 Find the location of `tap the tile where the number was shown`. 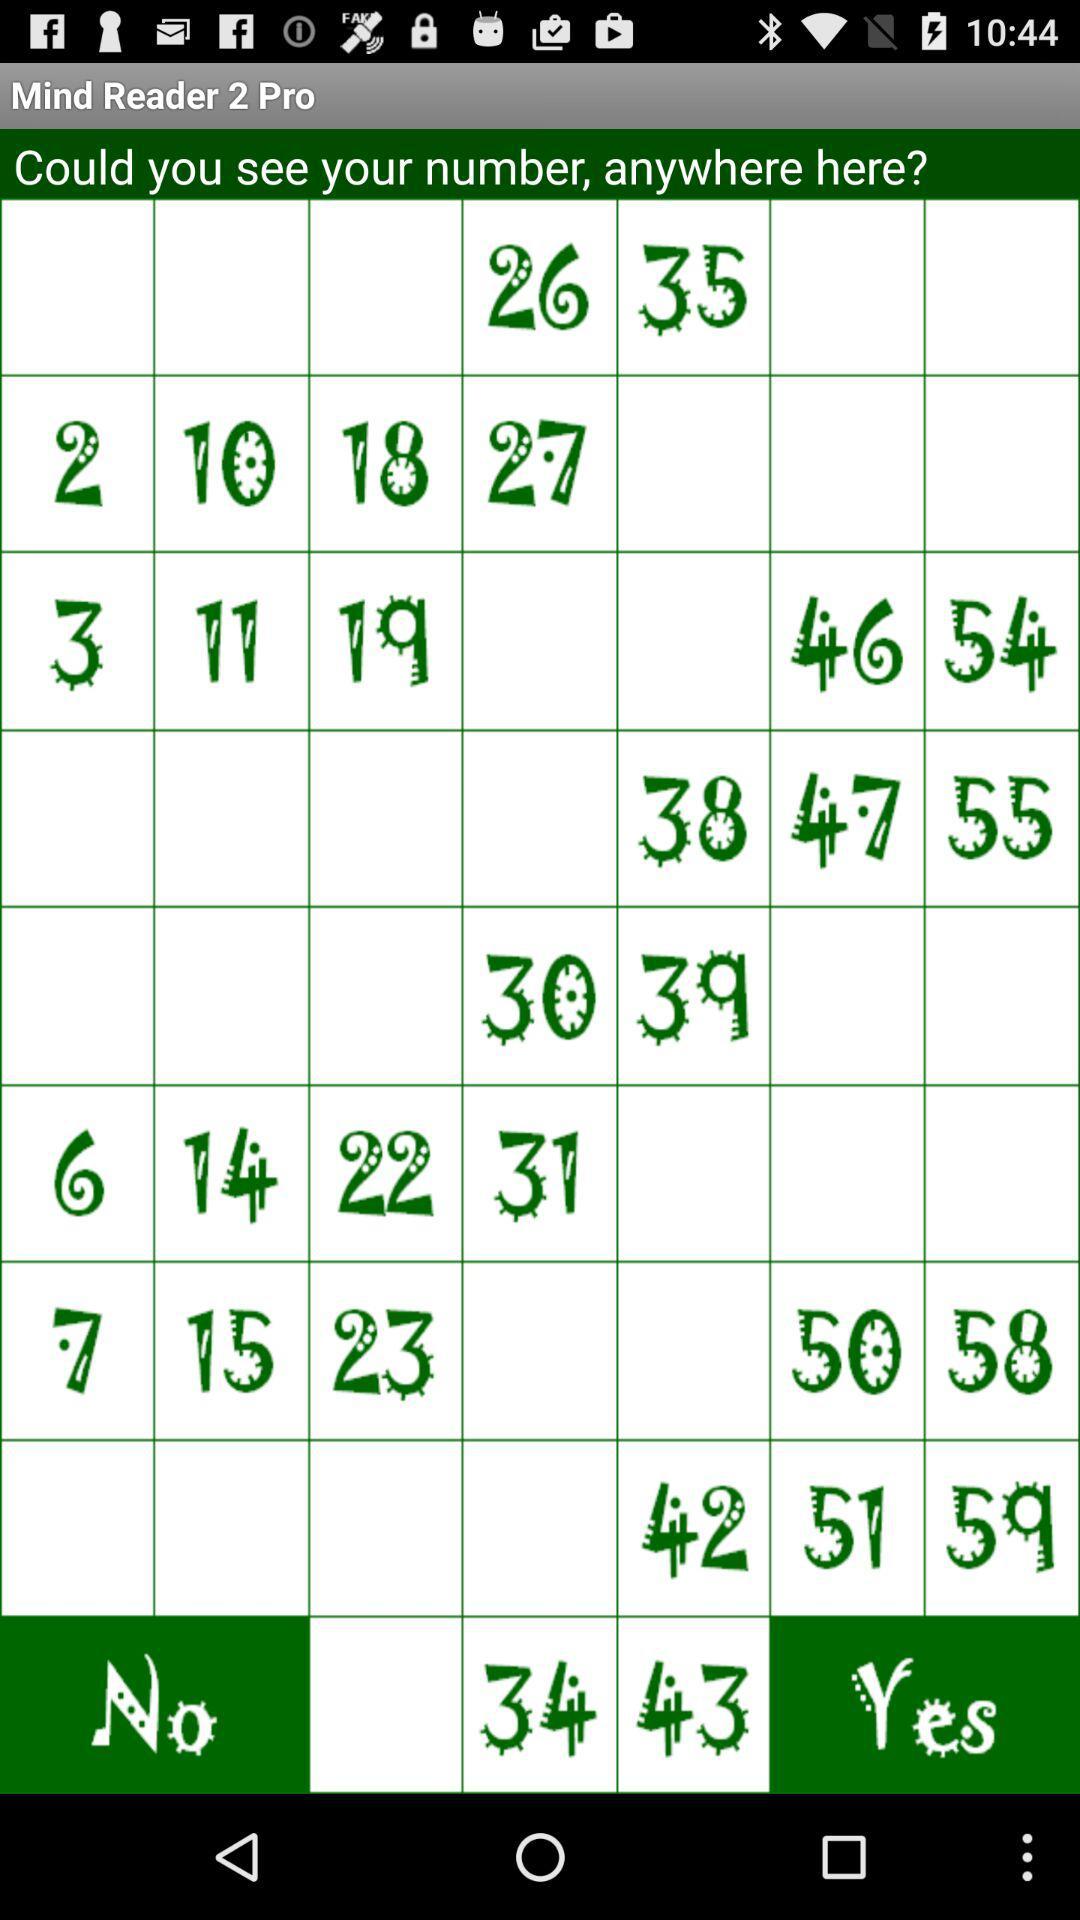

tap the tile where the number was shown is located at coordinates (308, 995).